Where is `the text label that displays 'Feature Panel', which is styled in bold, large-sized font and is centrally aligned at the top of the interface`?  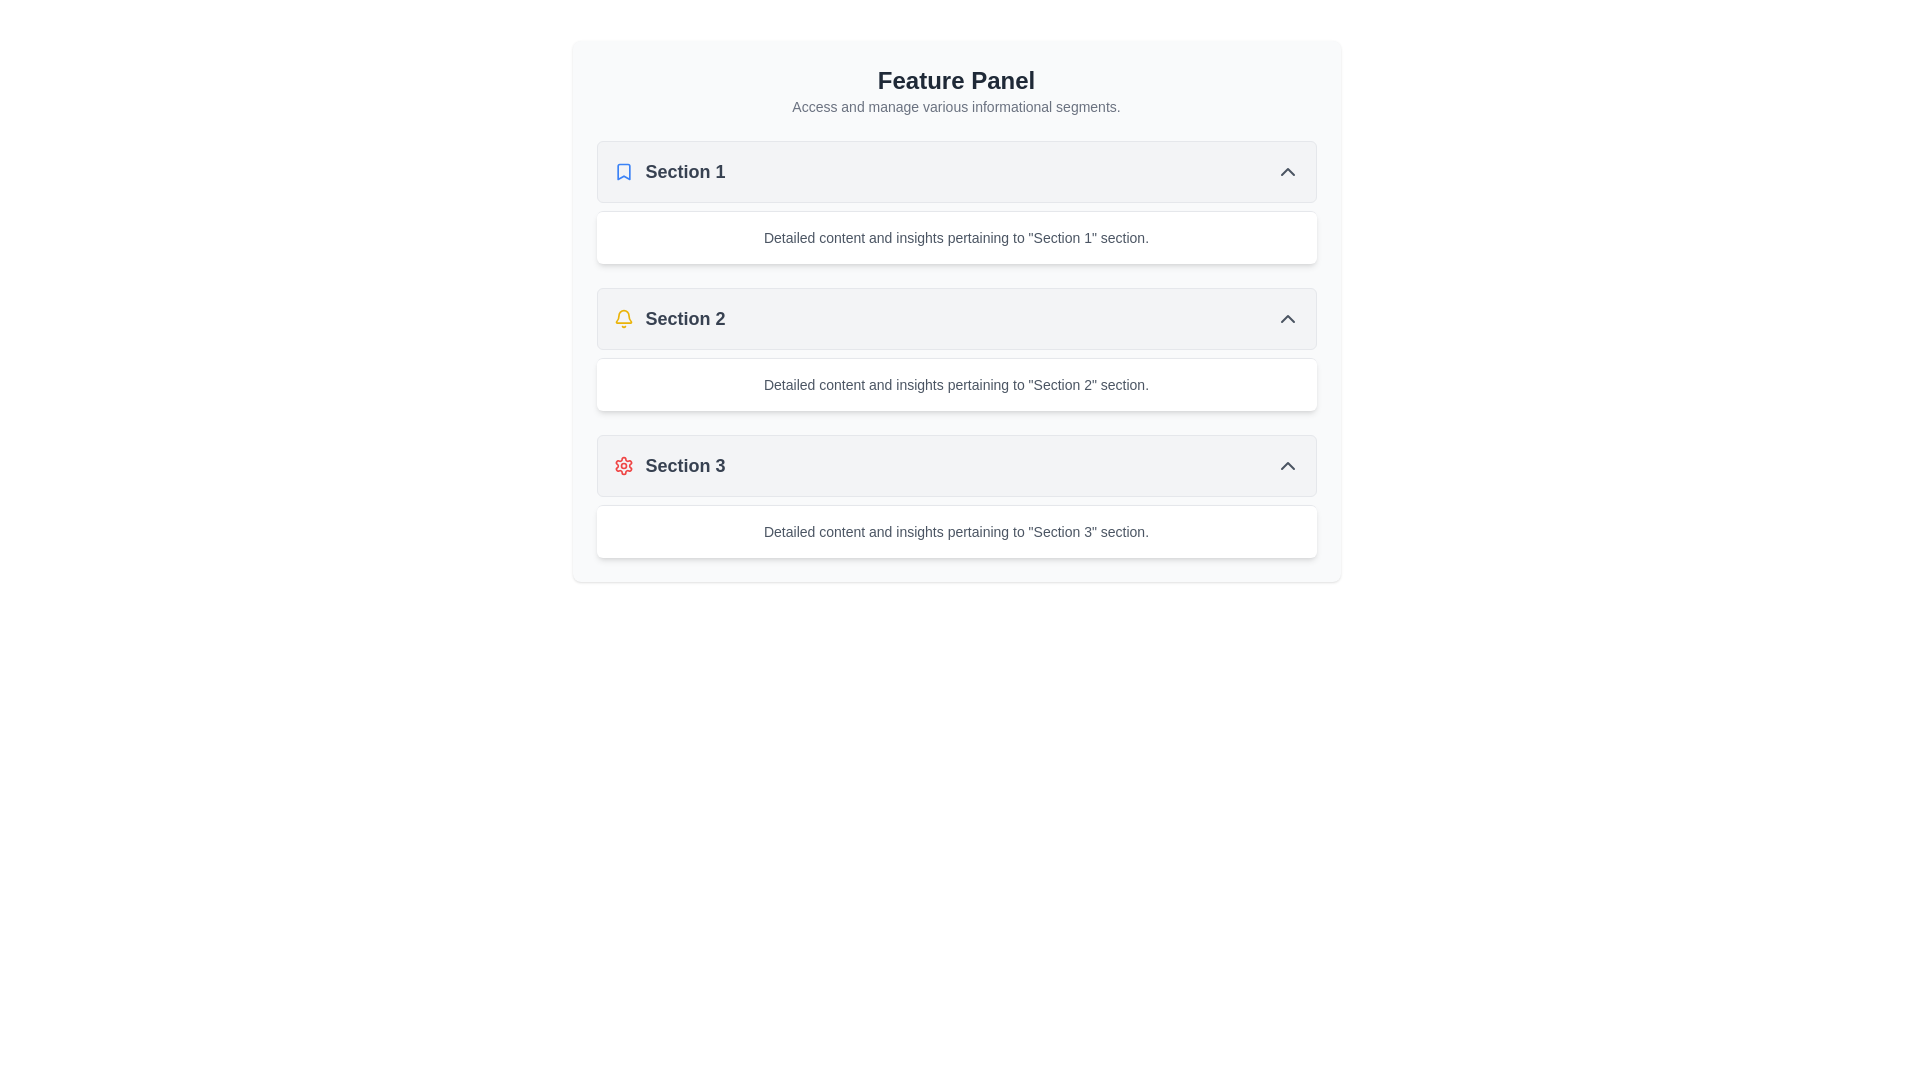 the text label that displays 'Feature Panel', which is styled in bold, large-sized font and is centrally aligned at the top of the interface is located at coordinates (955, 80).